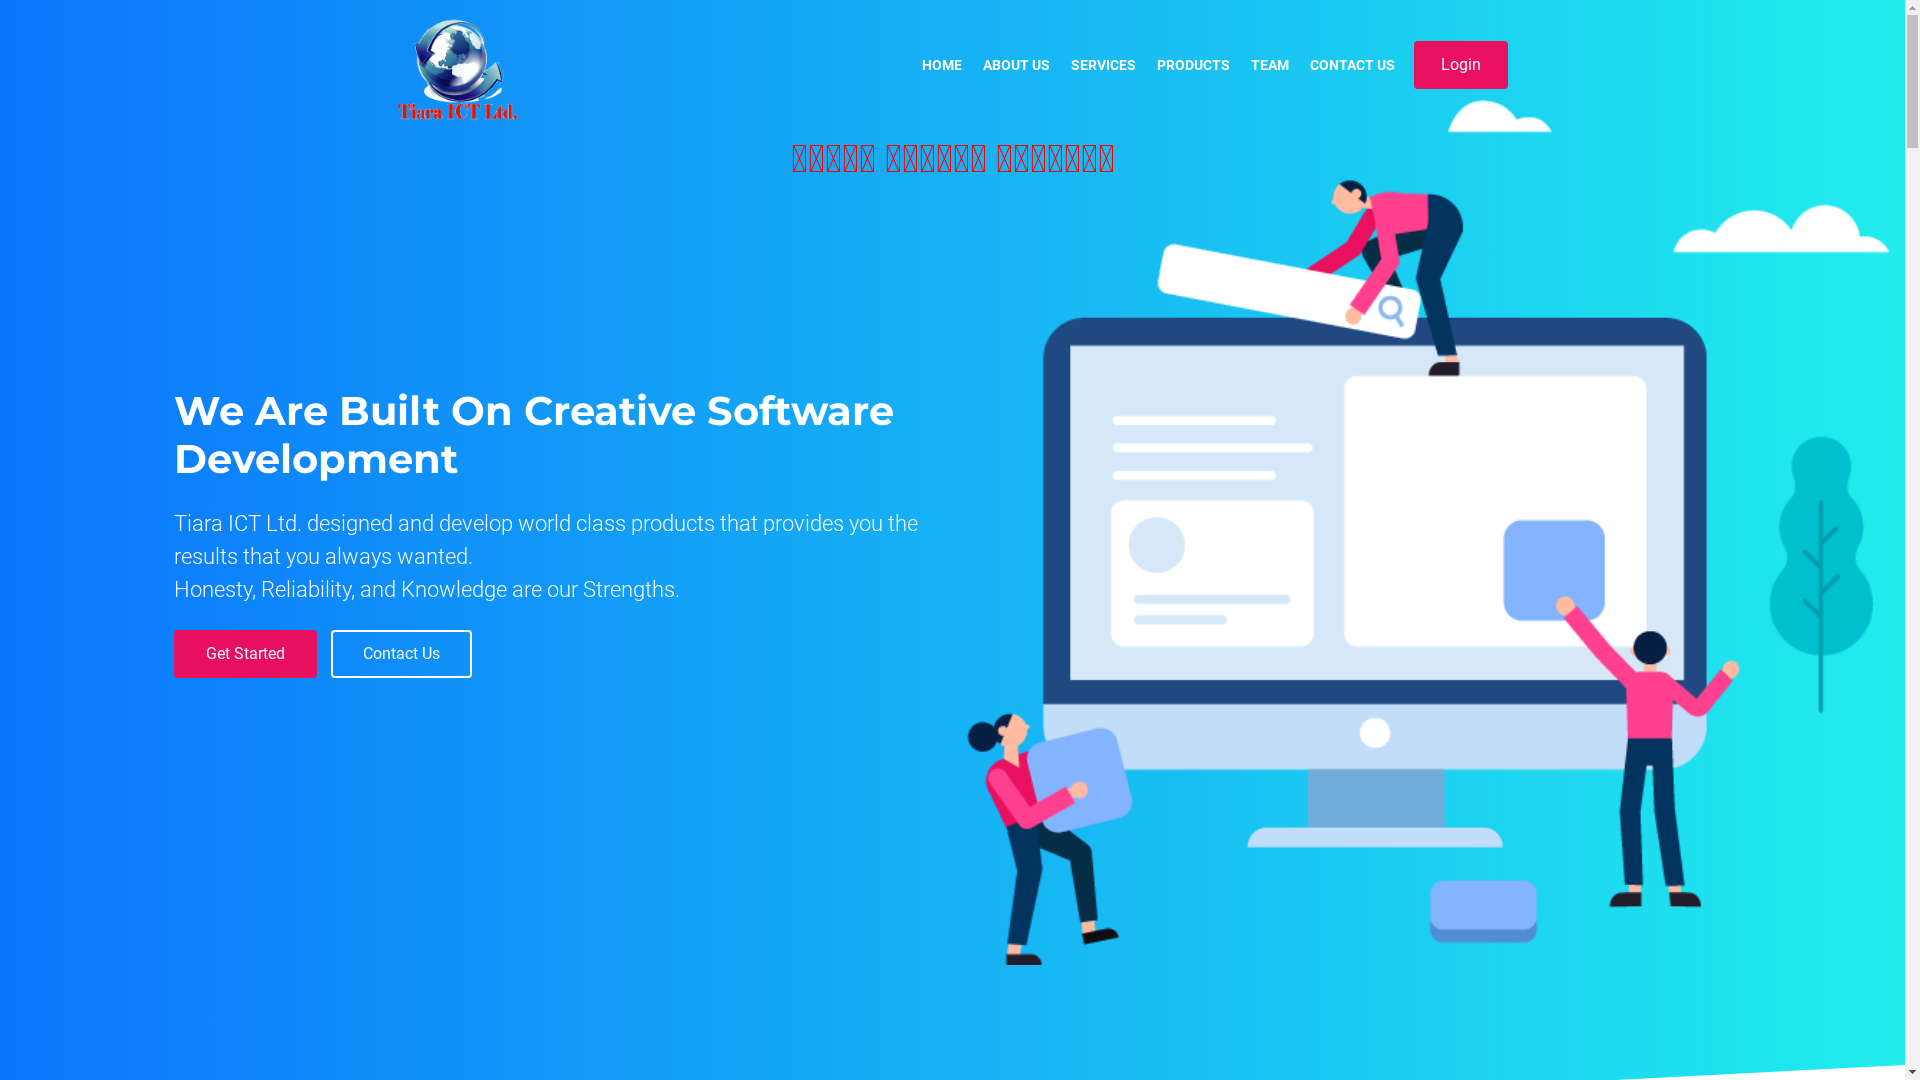 This screenshot has width=1920, height=1080. Describe the element at coordinates (244, 654) in the screenshot. I see `'Get Started'` at that location.